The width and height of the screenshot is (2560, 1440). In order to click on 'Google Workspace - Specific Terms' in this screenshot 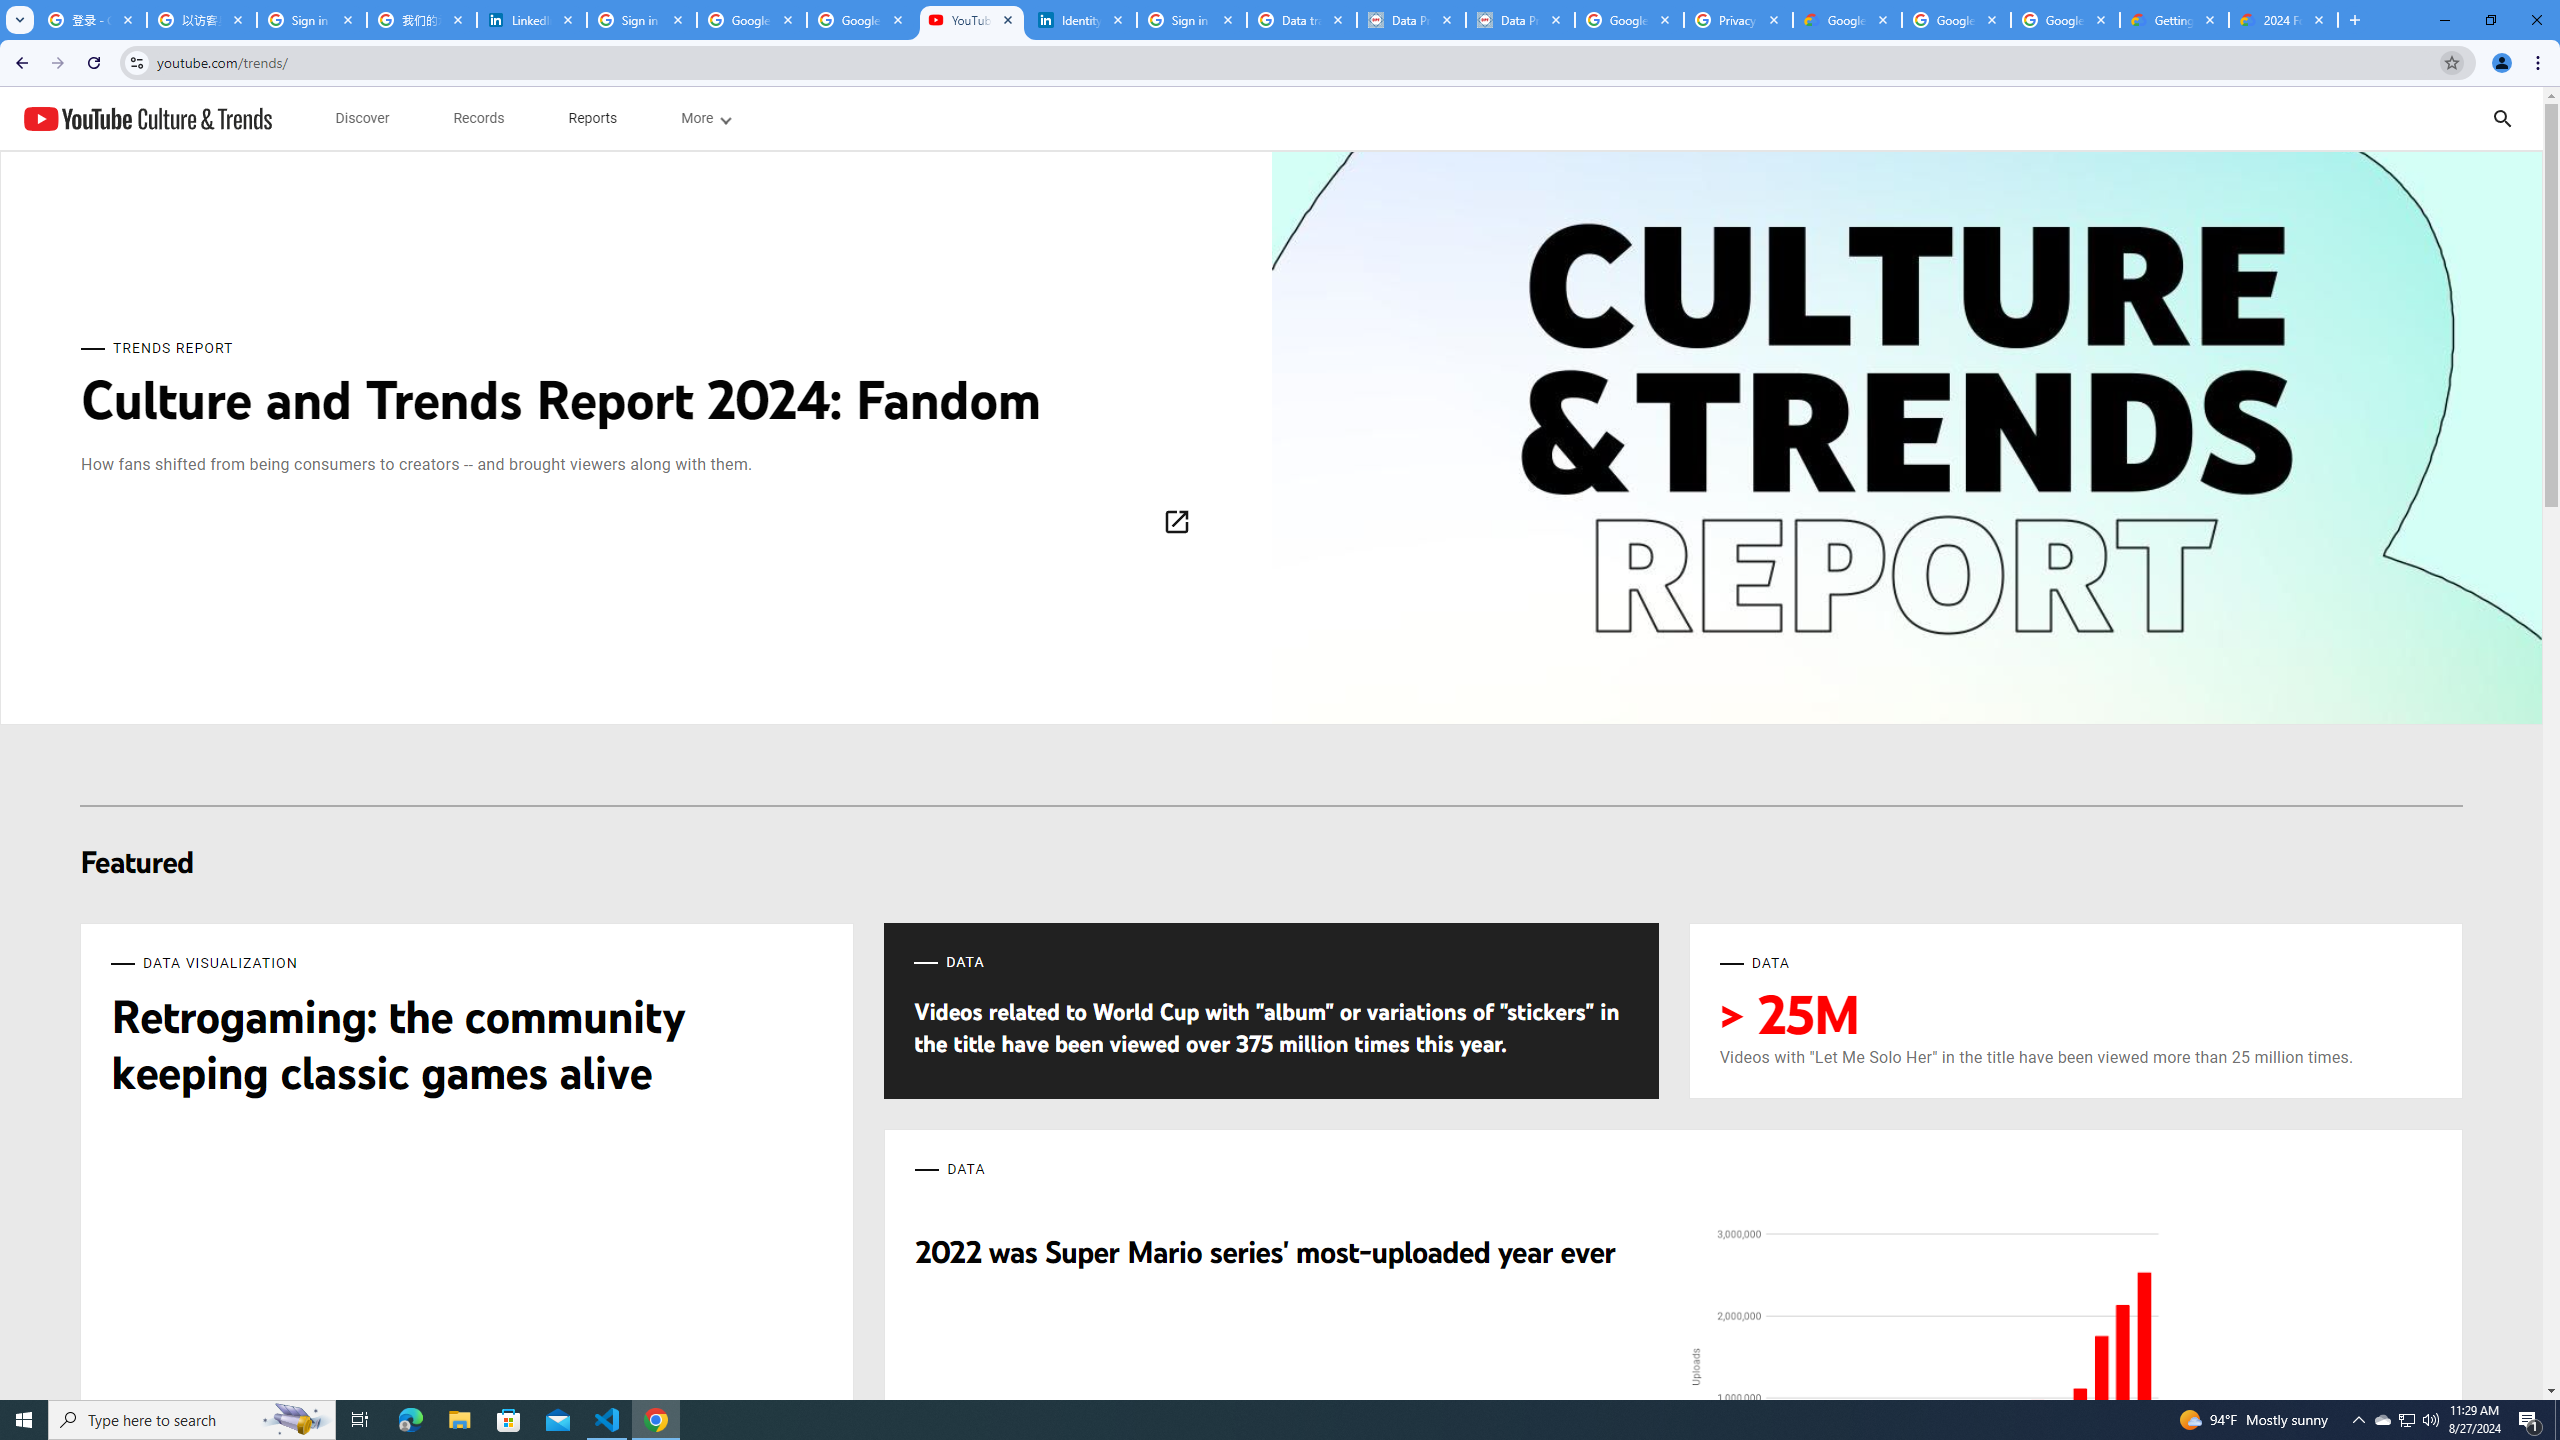, I will do `click(1954, 19)`.